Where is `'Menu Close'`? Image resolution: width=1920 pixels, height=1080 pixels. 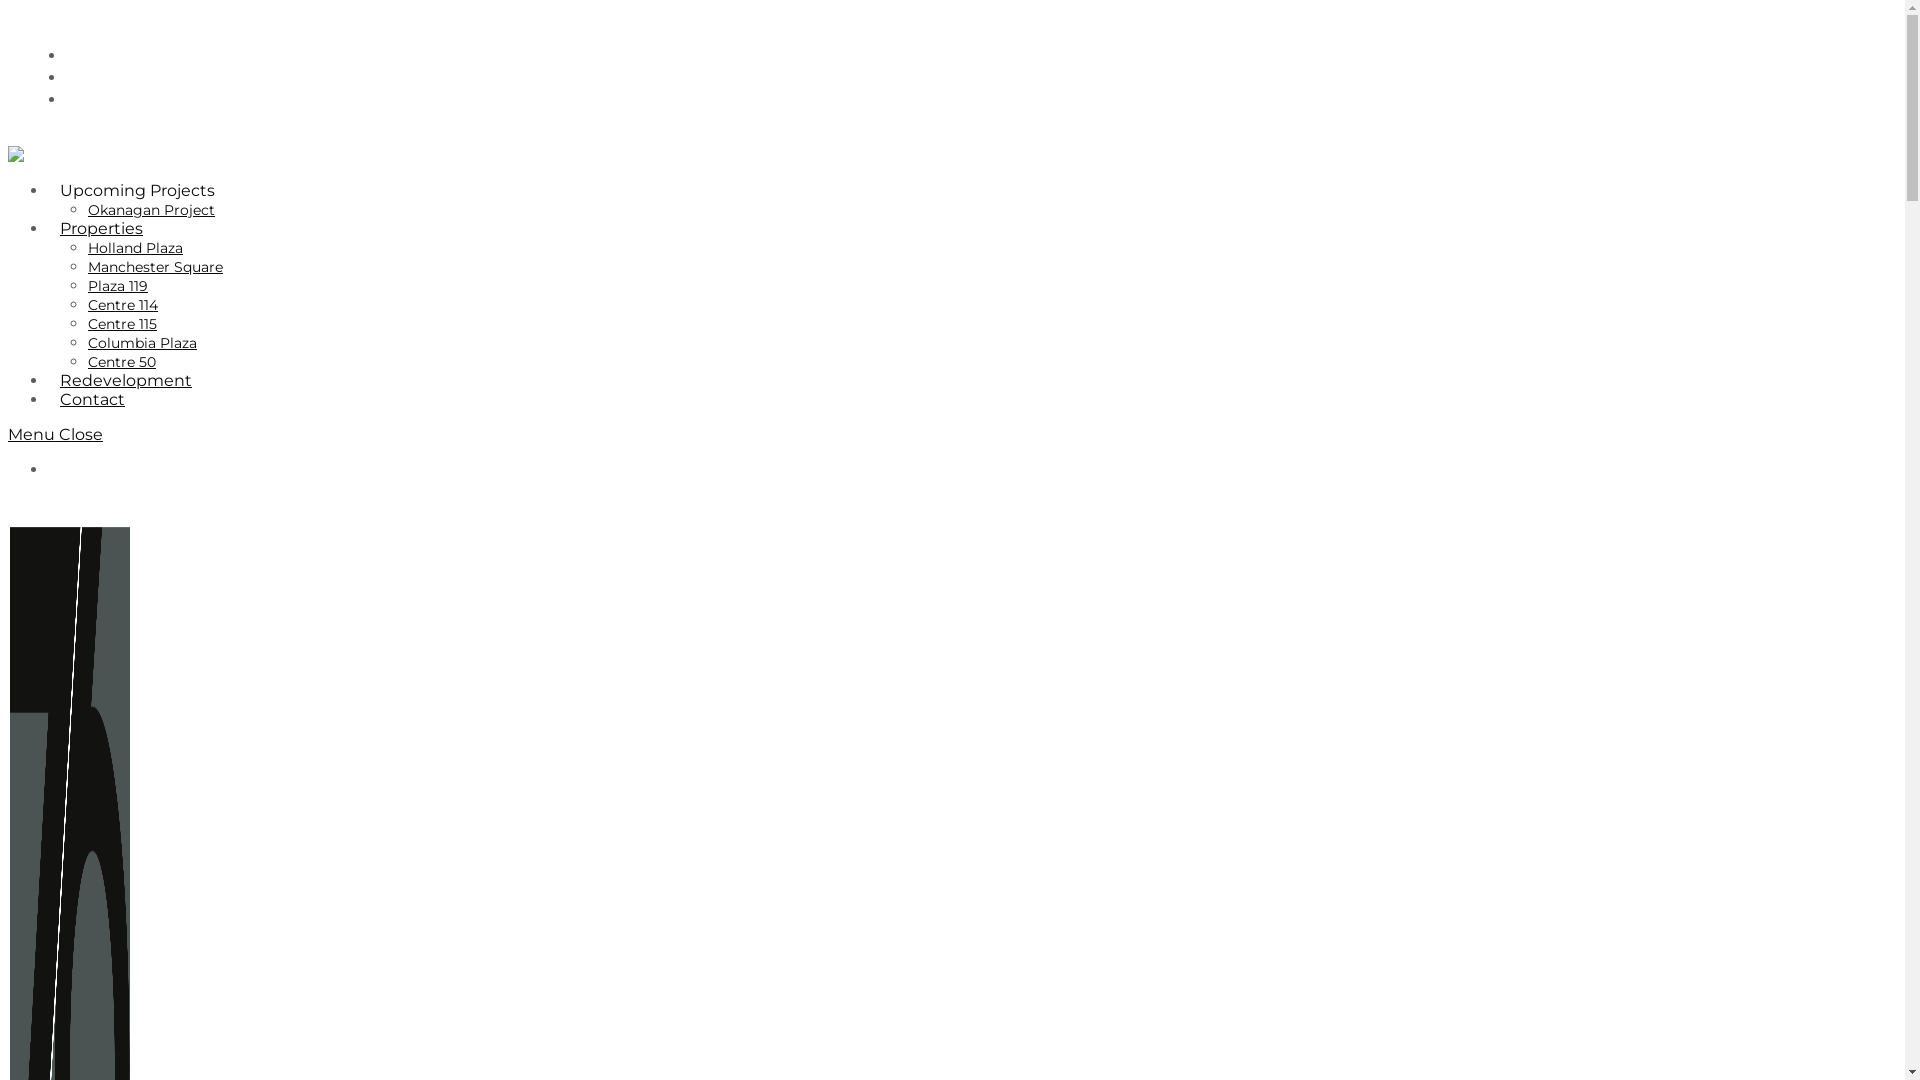 'Menu Close' is located at coordinates (55, 433).